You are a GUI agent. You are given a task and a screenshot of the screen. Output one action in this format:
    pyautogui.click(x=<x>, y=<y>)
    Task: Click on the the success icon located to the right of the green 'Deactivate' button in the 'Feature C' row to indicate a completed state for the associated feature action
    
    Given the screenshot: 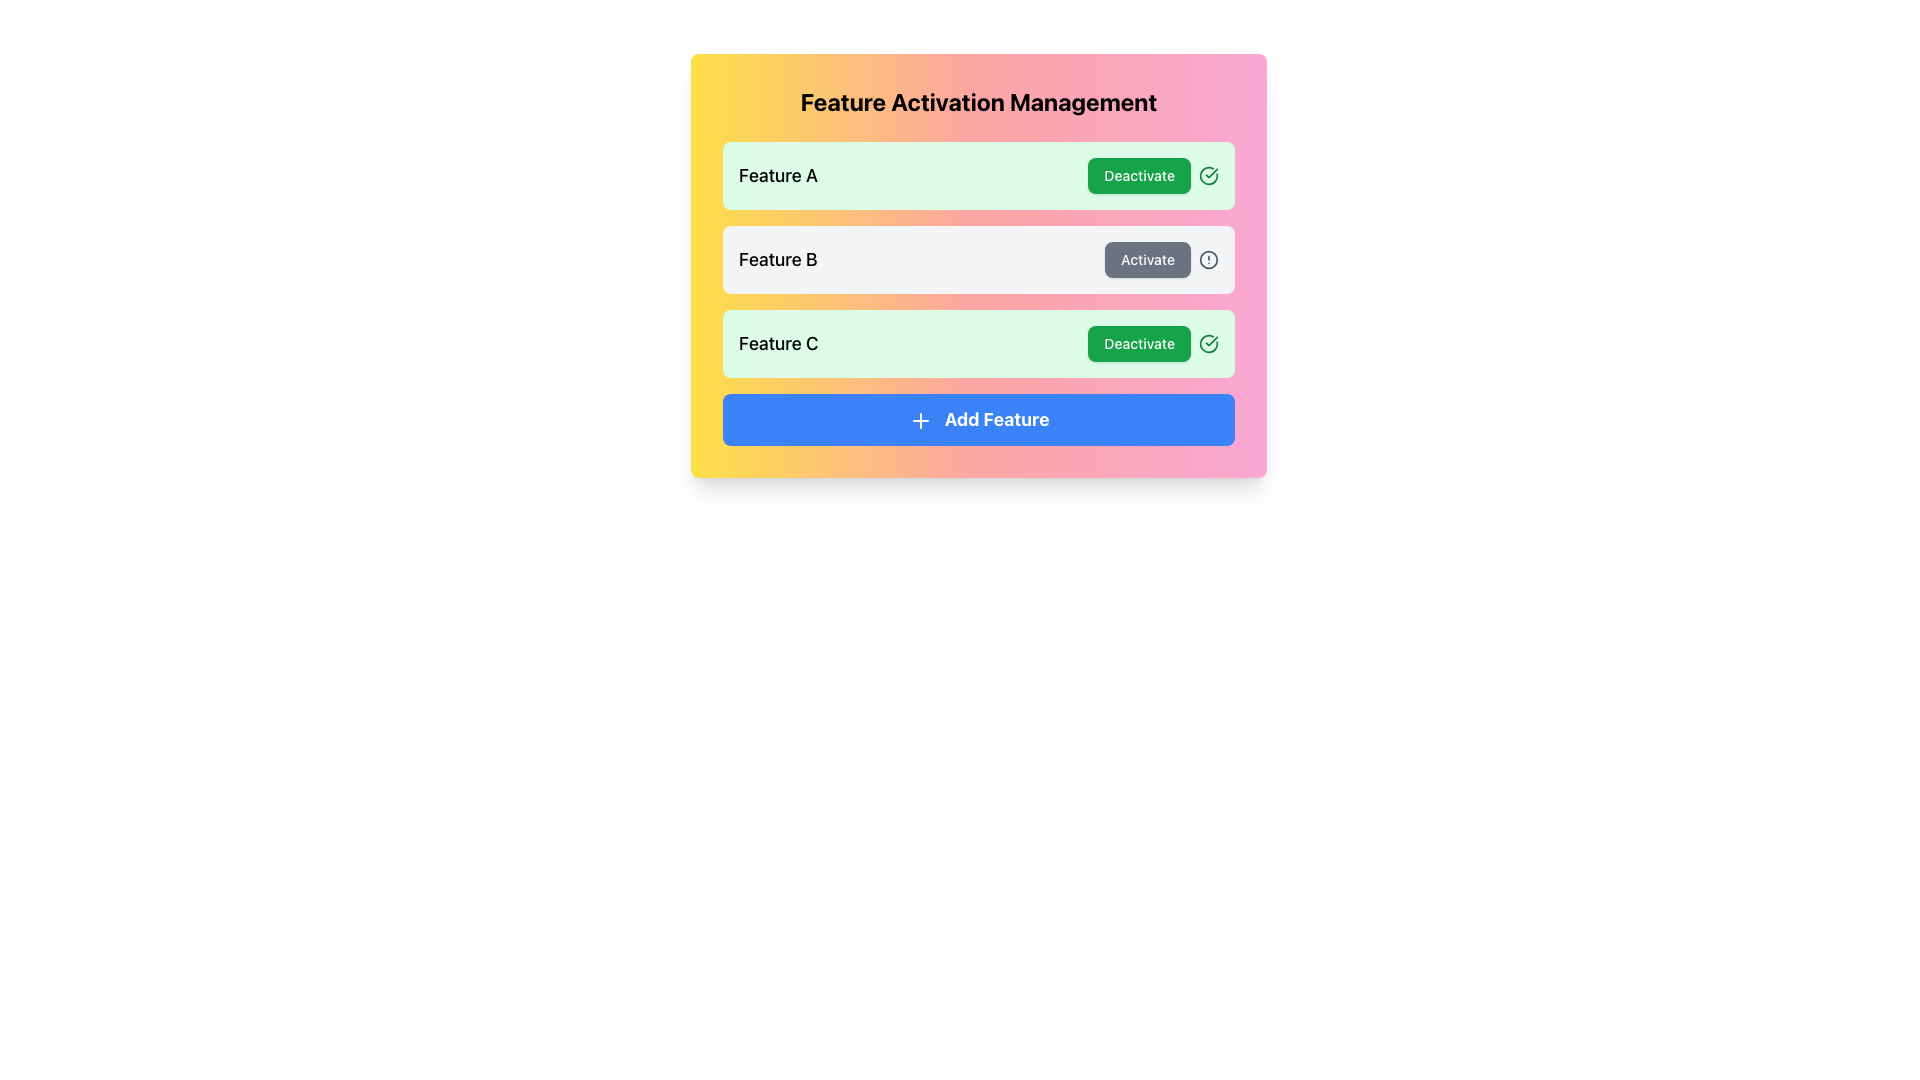 What is the action you would take?
    pyautogui.click(x=1208, y=342)
    